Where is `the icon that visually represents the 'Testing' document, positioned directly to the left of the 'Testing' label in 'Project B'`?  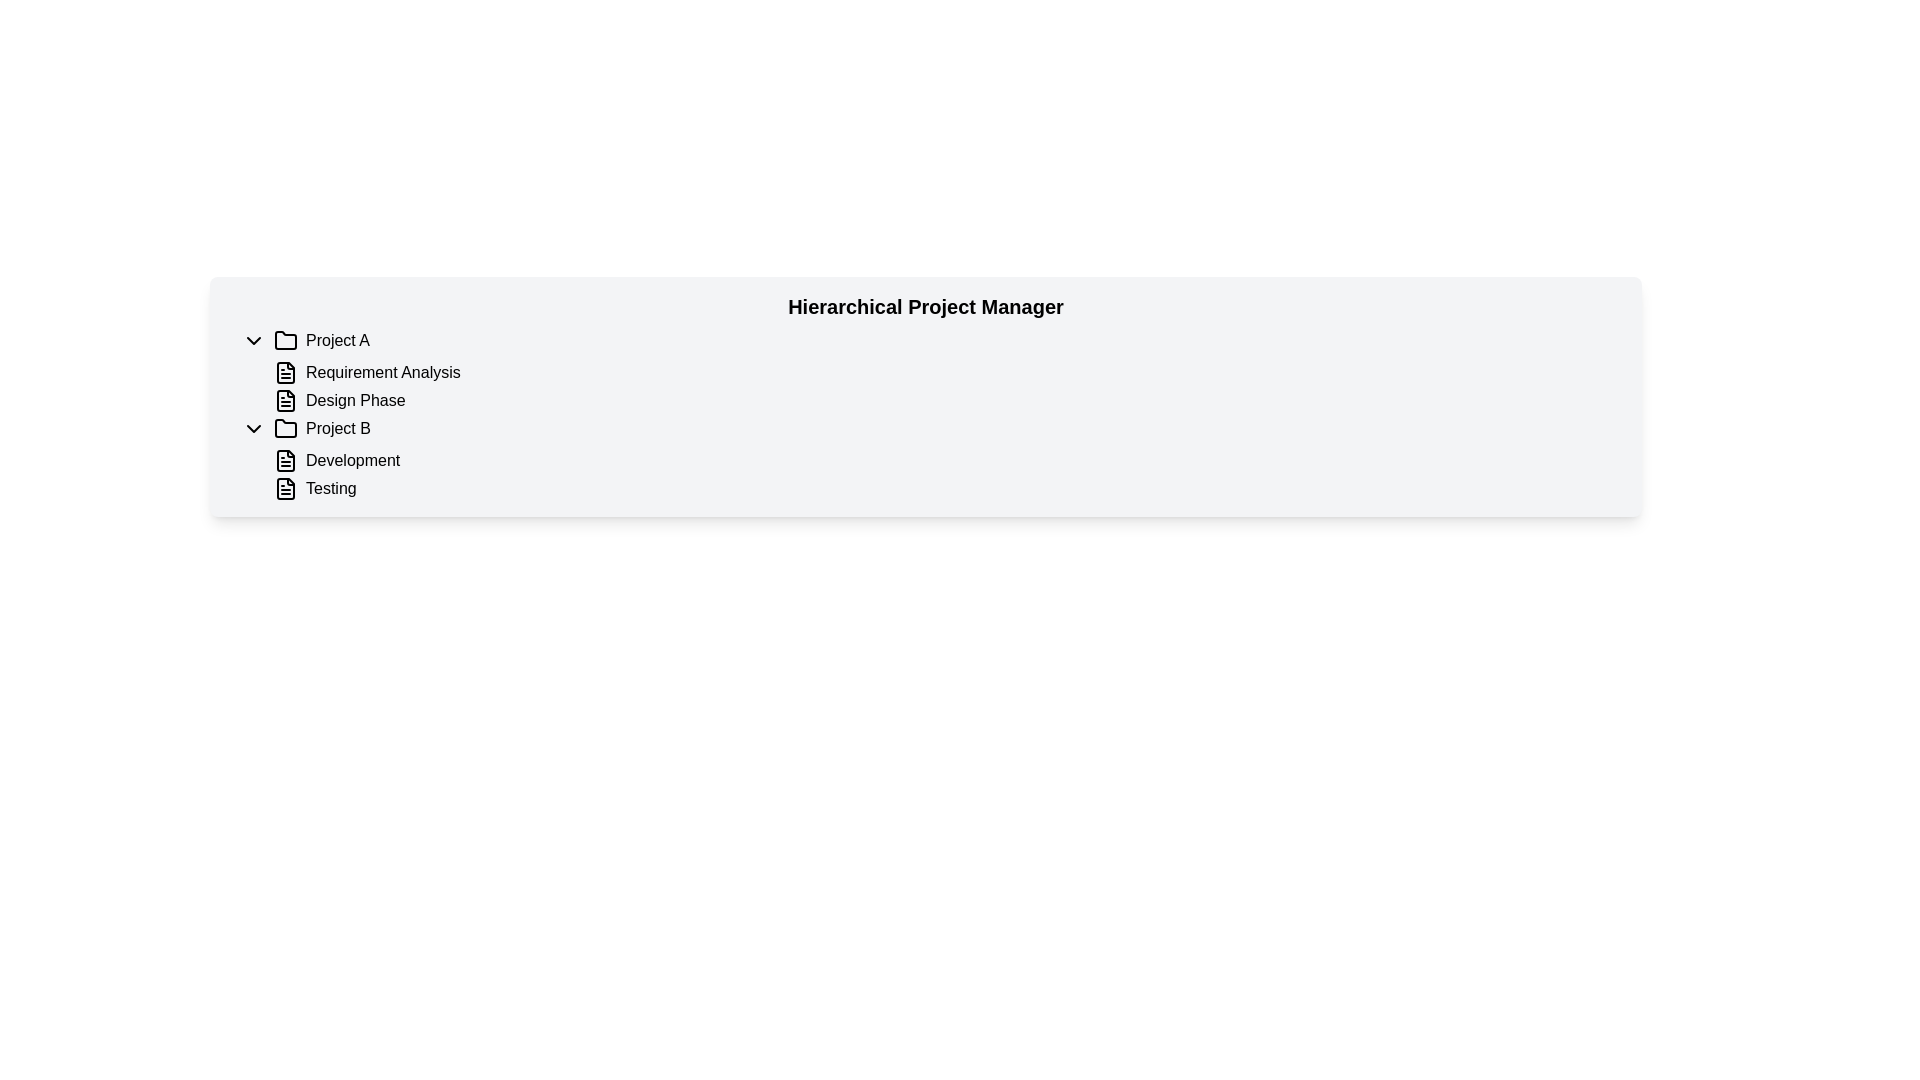 the icon that visually represents the 'Testing' document, positioned directly to the left of the 'Testing' label in 'Project B' is located at coordinates (285, 489).